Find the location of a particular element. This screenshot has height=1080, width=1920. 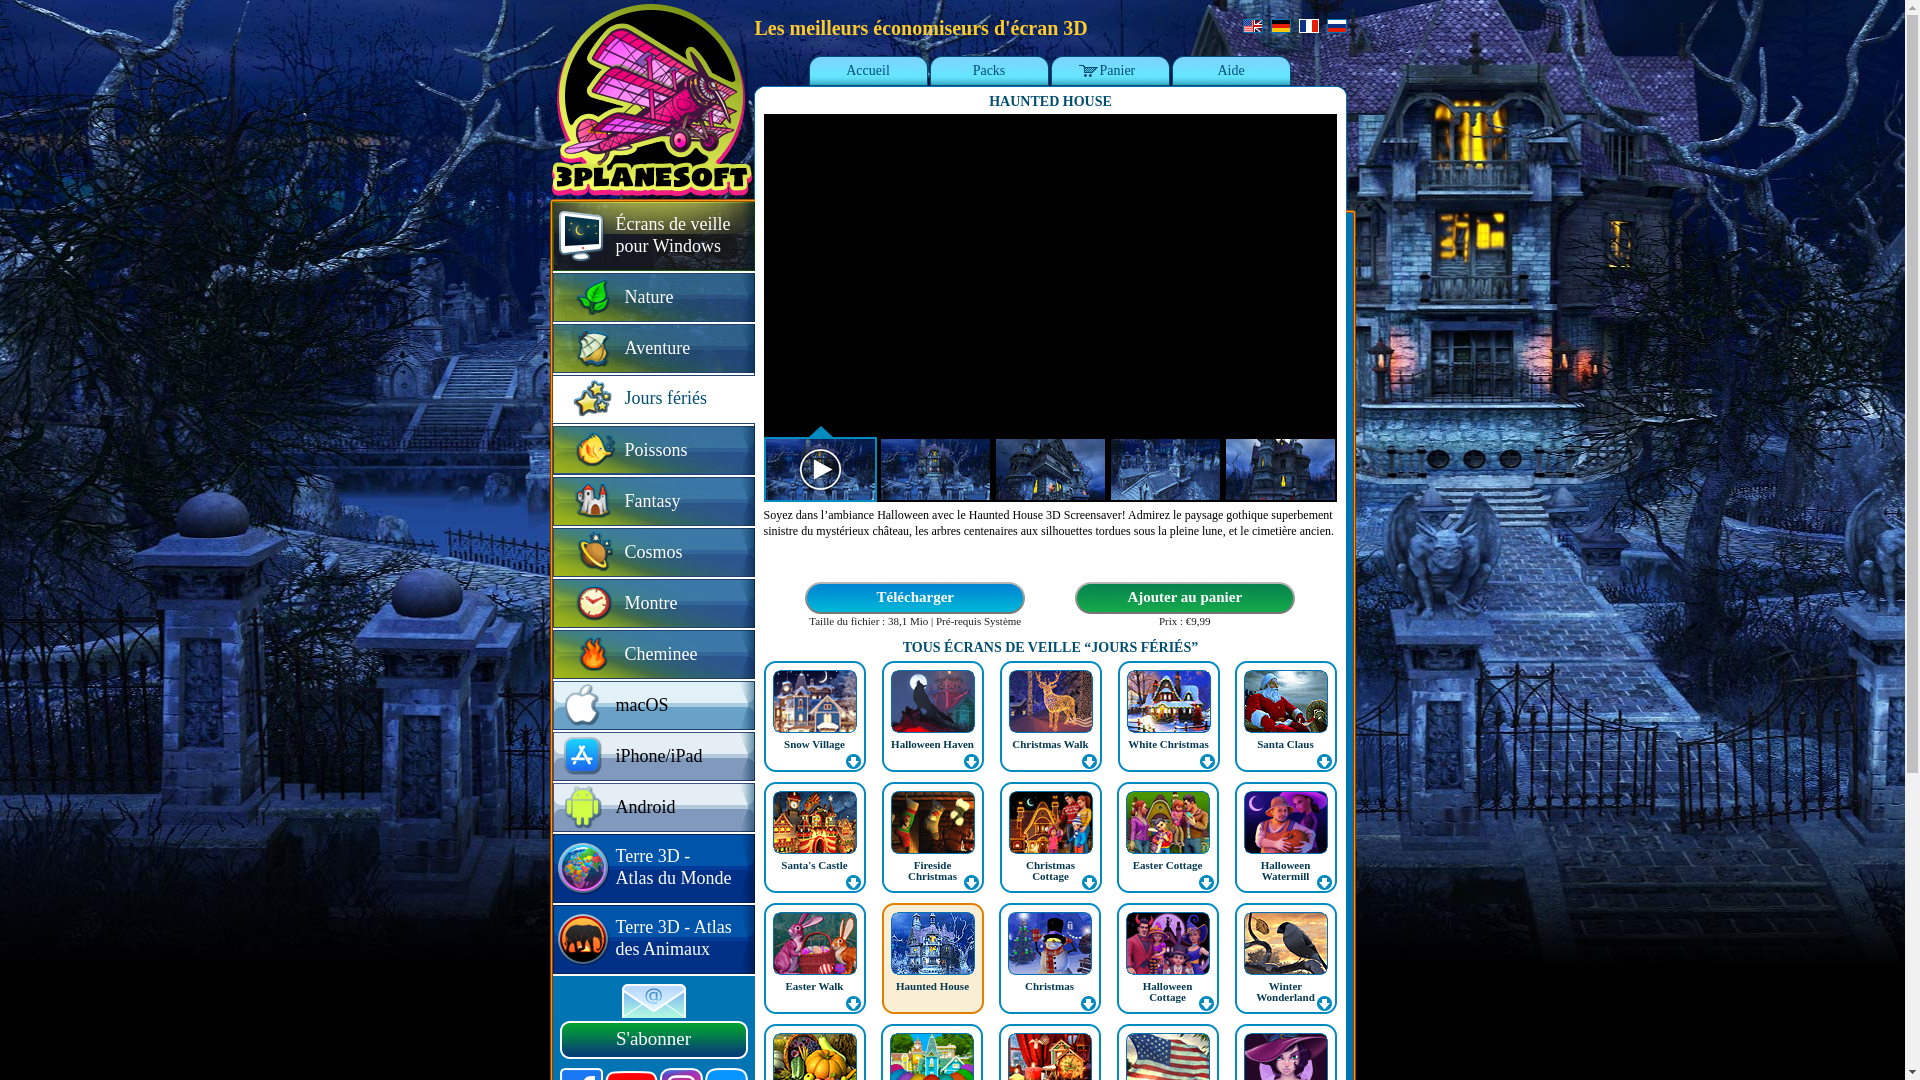

'Christmas Walk' is located at coordinates (999, 715).